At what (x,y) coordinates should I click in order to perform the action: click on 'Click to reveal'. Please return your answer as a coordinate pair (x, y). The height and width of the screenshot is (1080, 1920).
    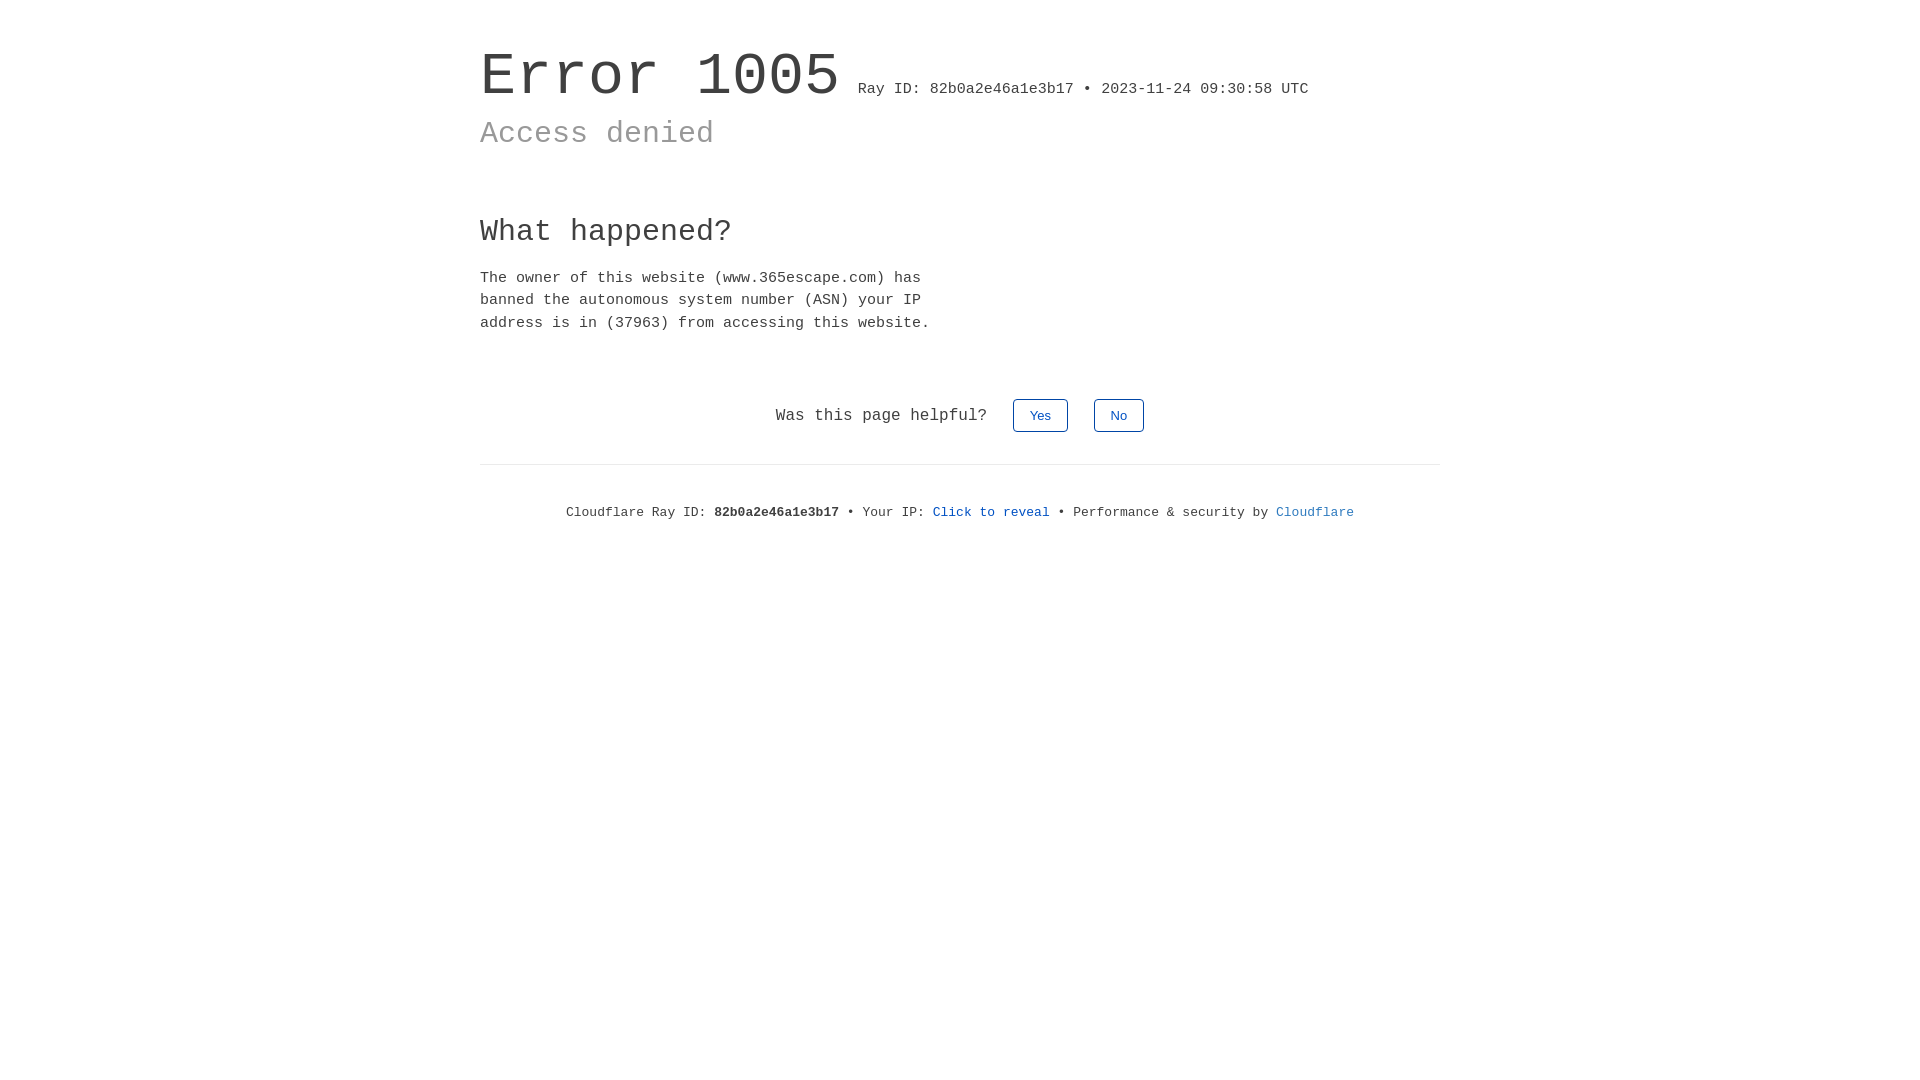
    Looking at the image, I should click on (991, 511).